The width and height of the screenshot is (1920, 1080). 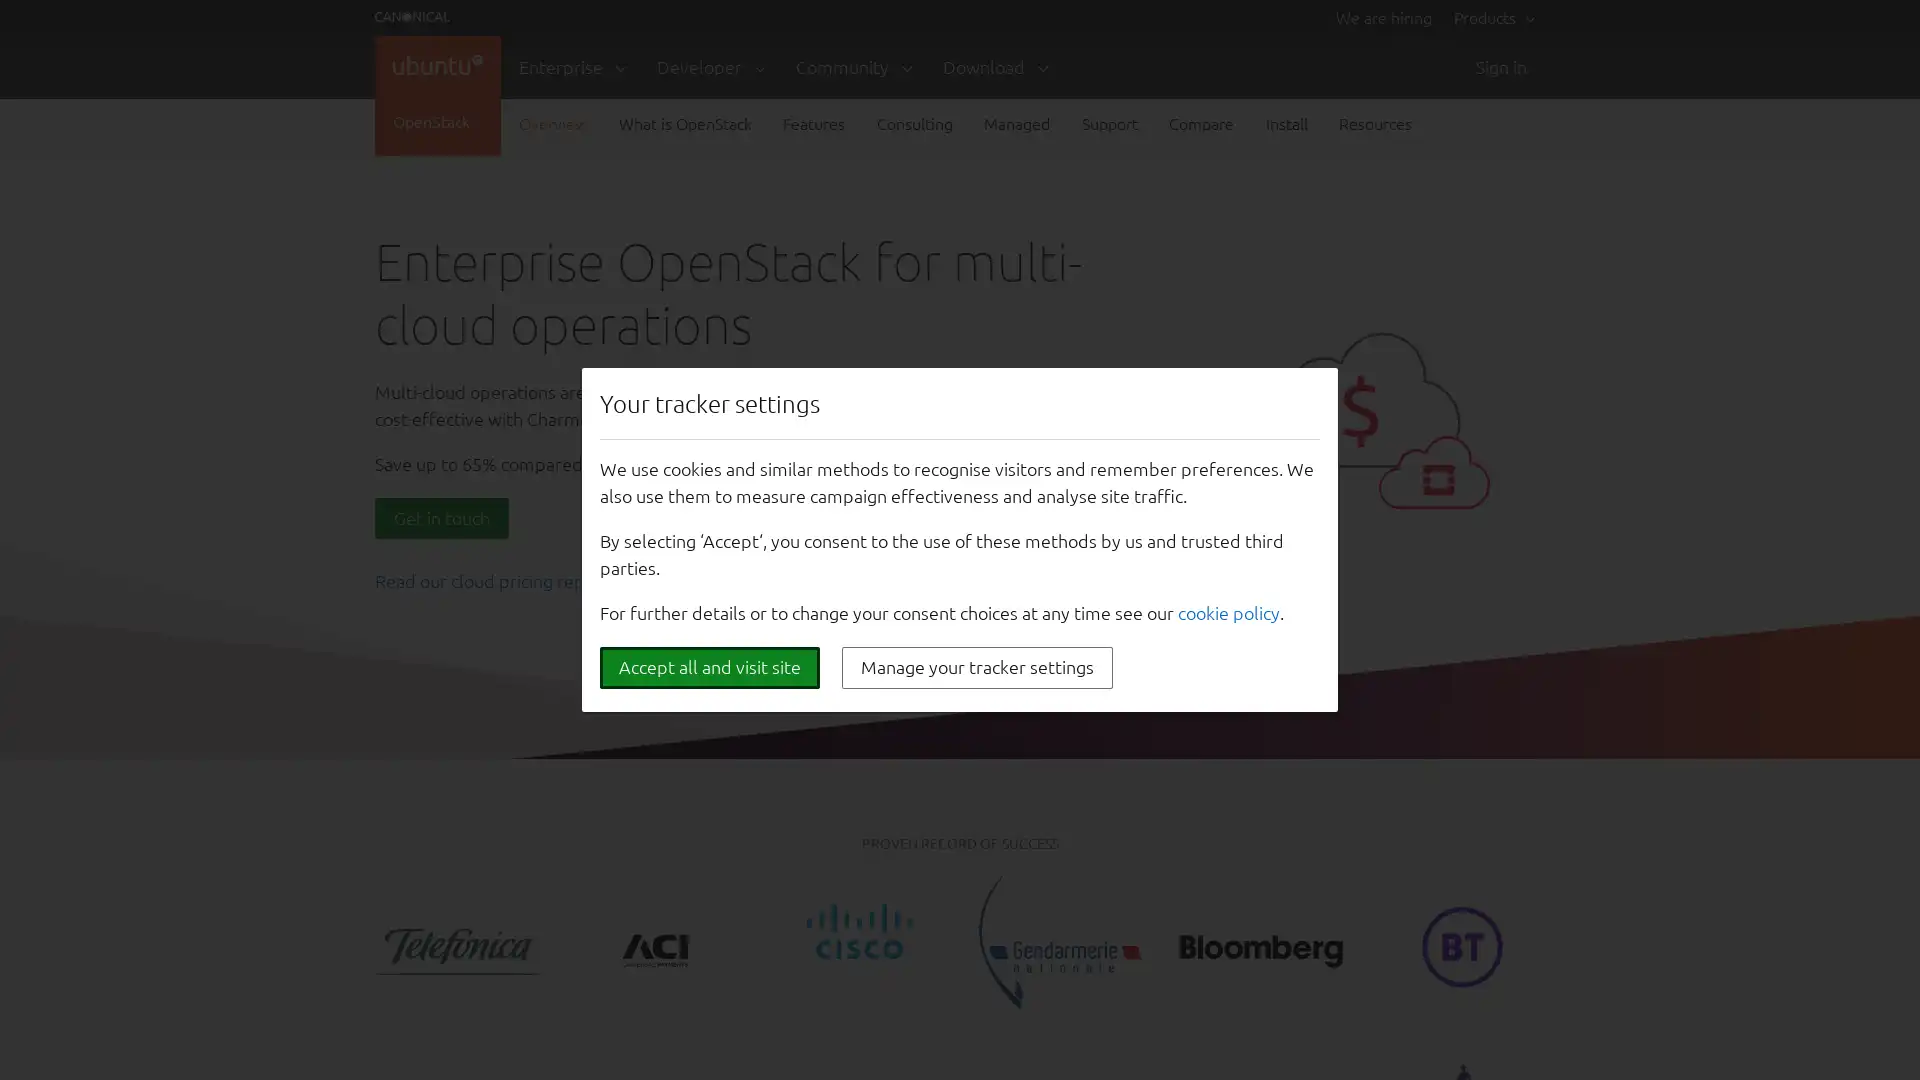 What do you see at coordinates (977, 667) in the screenshot?
I see `Manage your tracker settings` at bounding box center [977, 667].